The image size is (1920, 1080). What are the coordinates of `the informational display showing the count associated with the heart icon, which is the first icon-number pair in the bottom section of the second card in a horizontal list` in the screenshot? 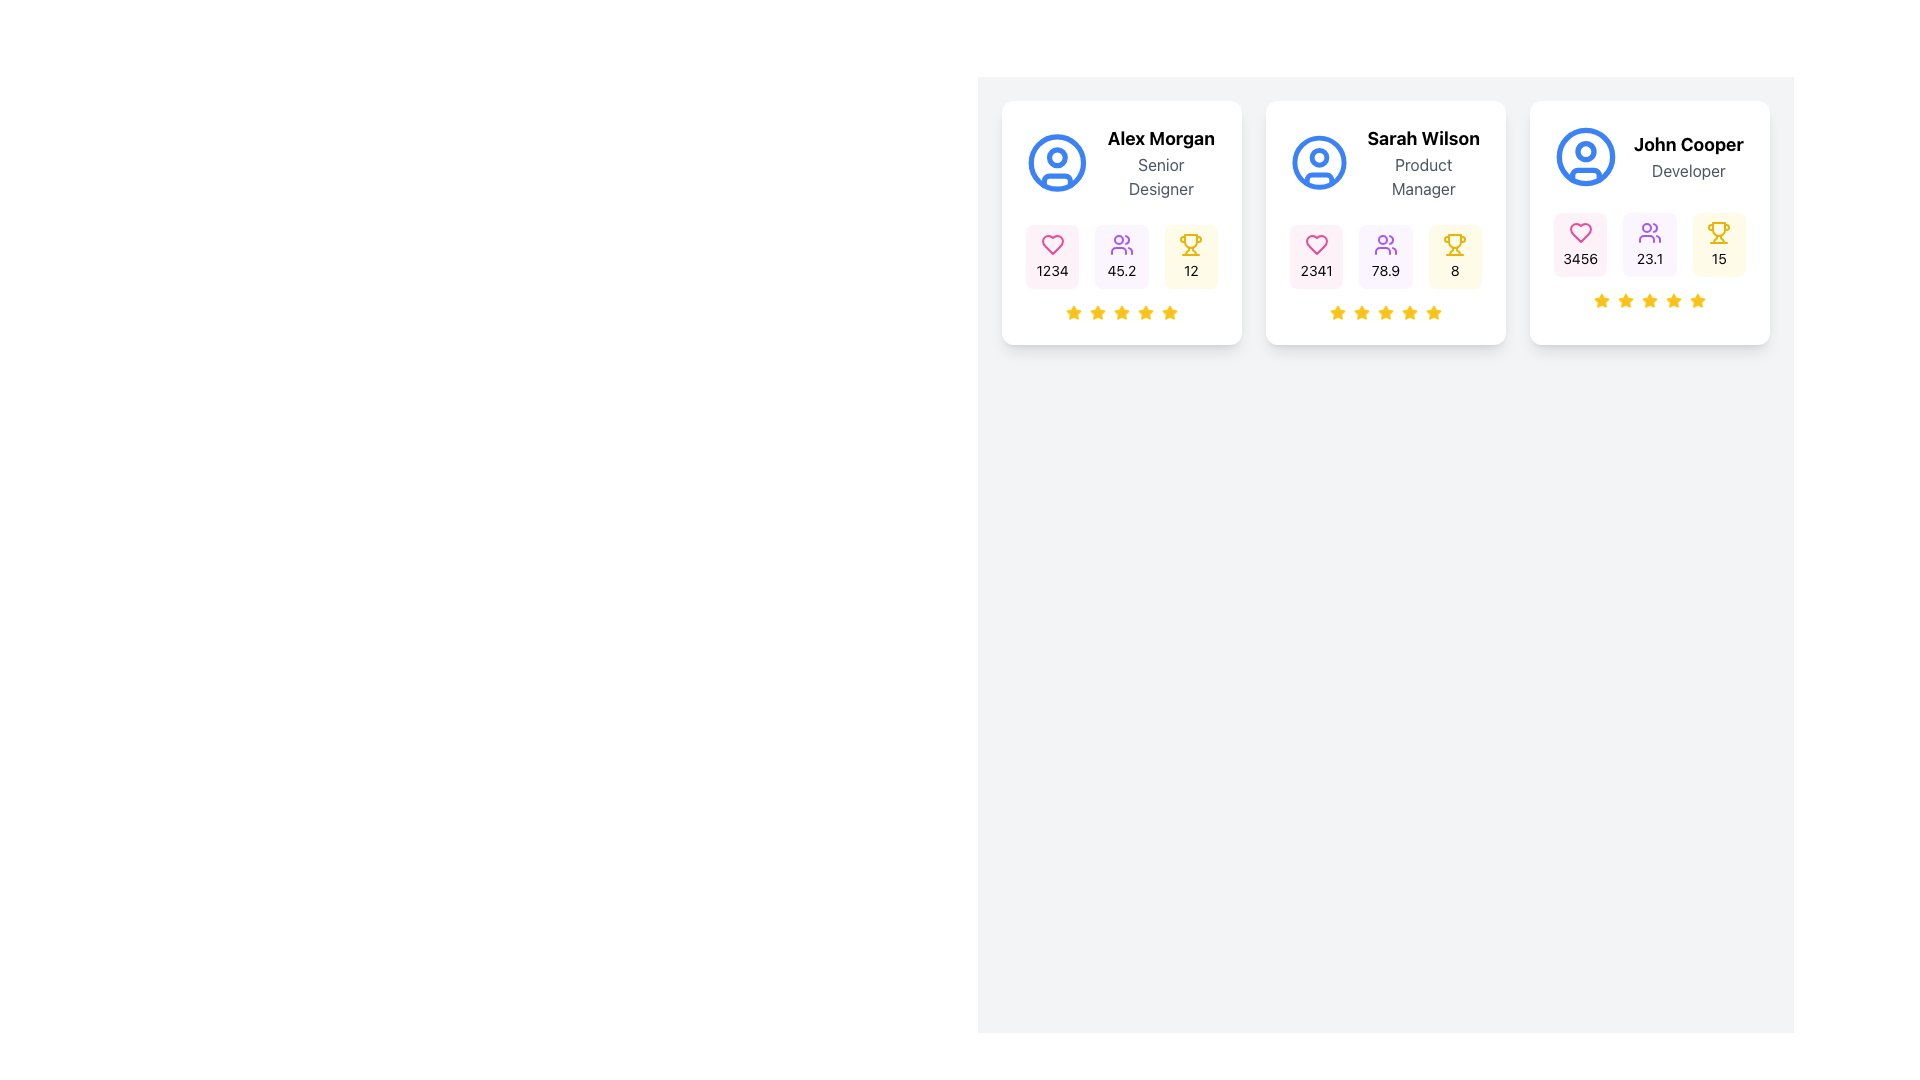 It's located at (1316, 256).